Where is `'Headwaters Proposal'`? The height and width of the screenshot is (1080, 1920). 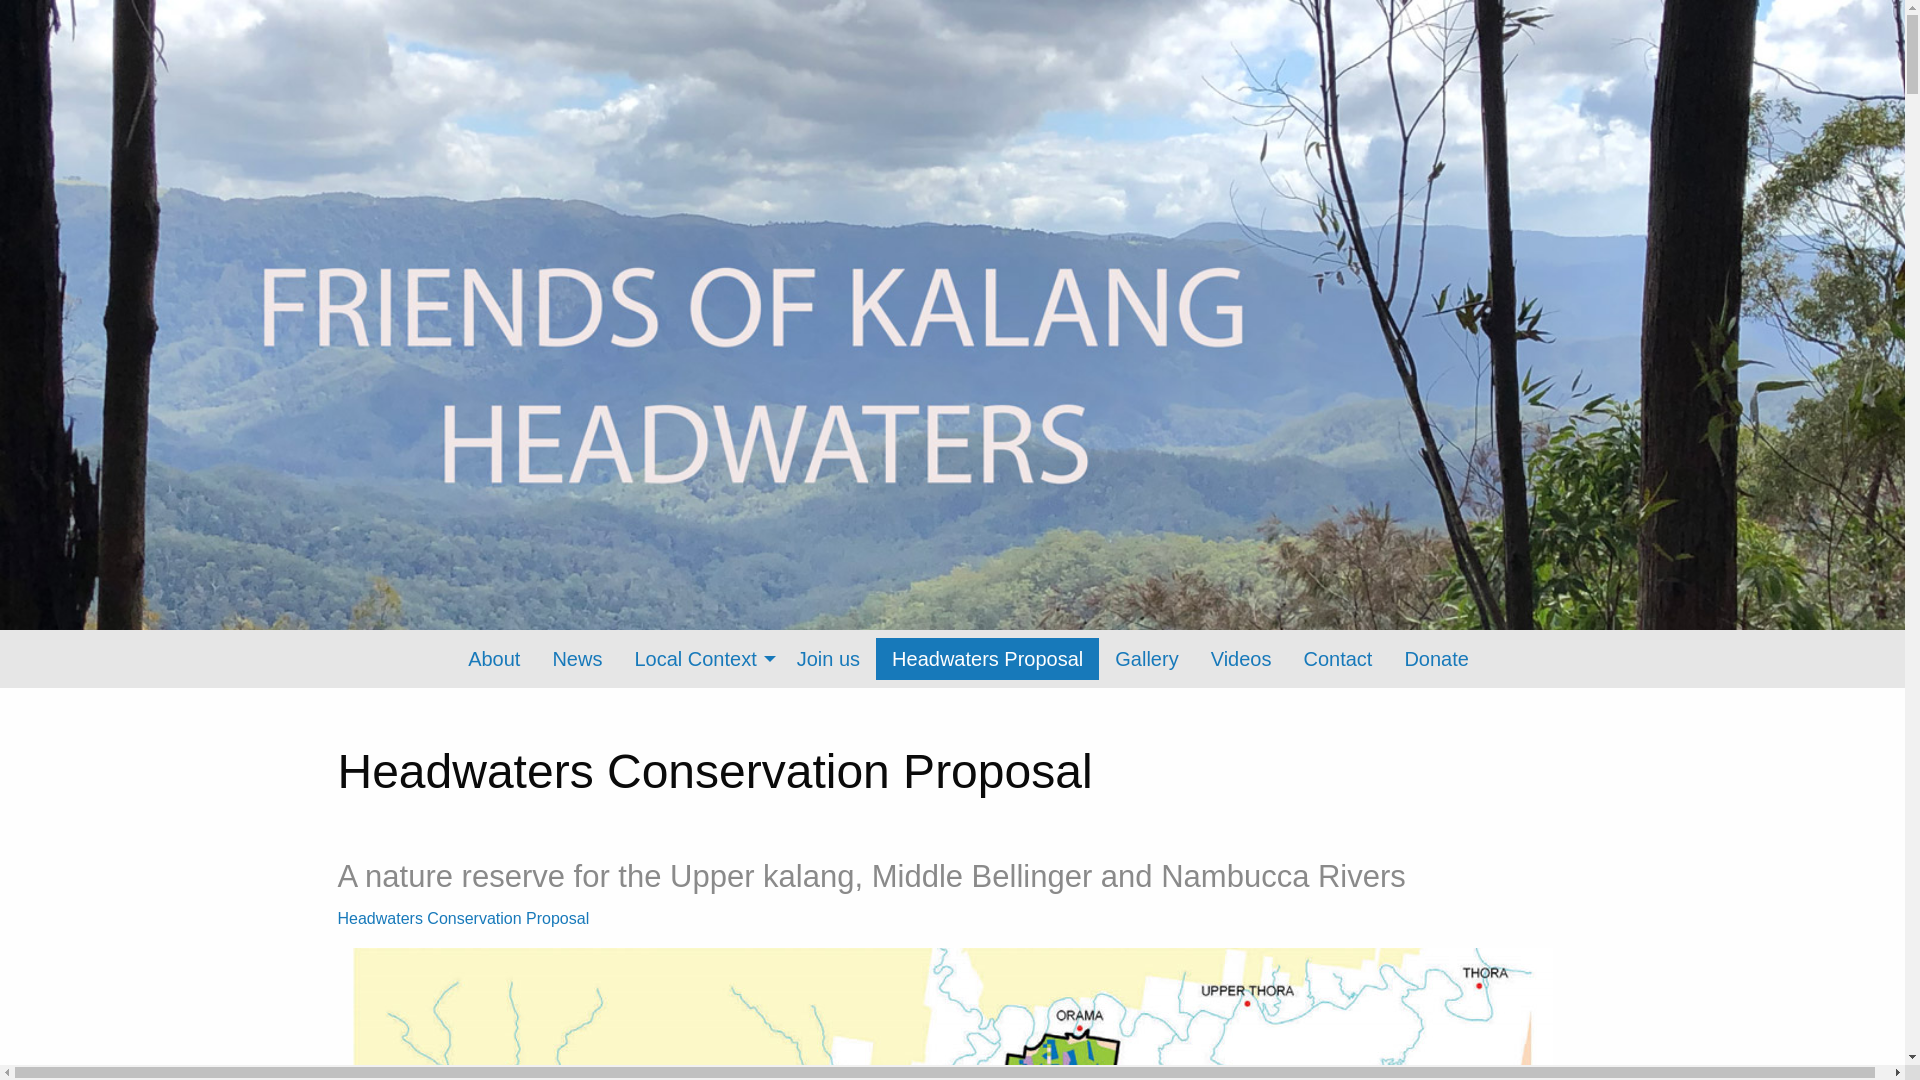 'Headwaters Proposal' is located at coordinates (987, 659).